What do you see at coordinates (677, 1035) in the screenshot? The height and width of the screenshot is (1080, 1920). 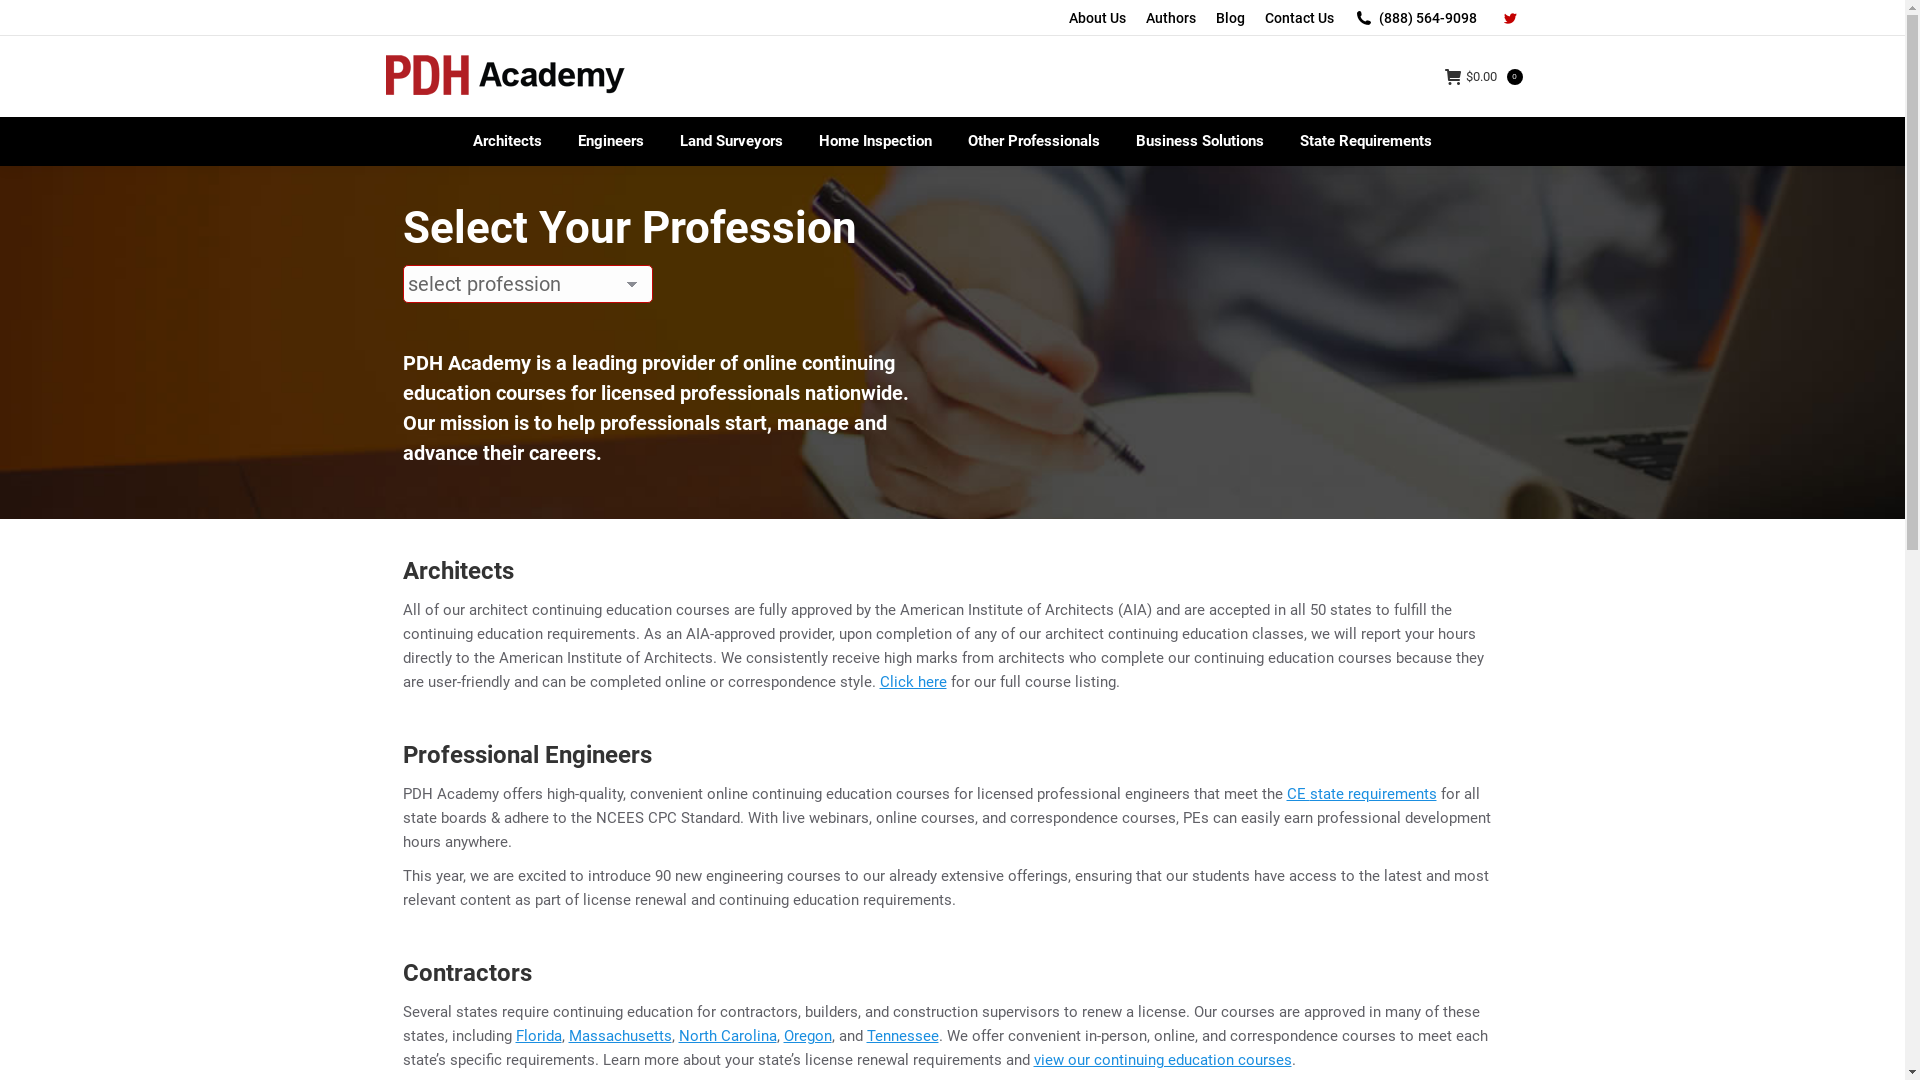 I see `'North Carolina'` at bounding box center [677, 1035].